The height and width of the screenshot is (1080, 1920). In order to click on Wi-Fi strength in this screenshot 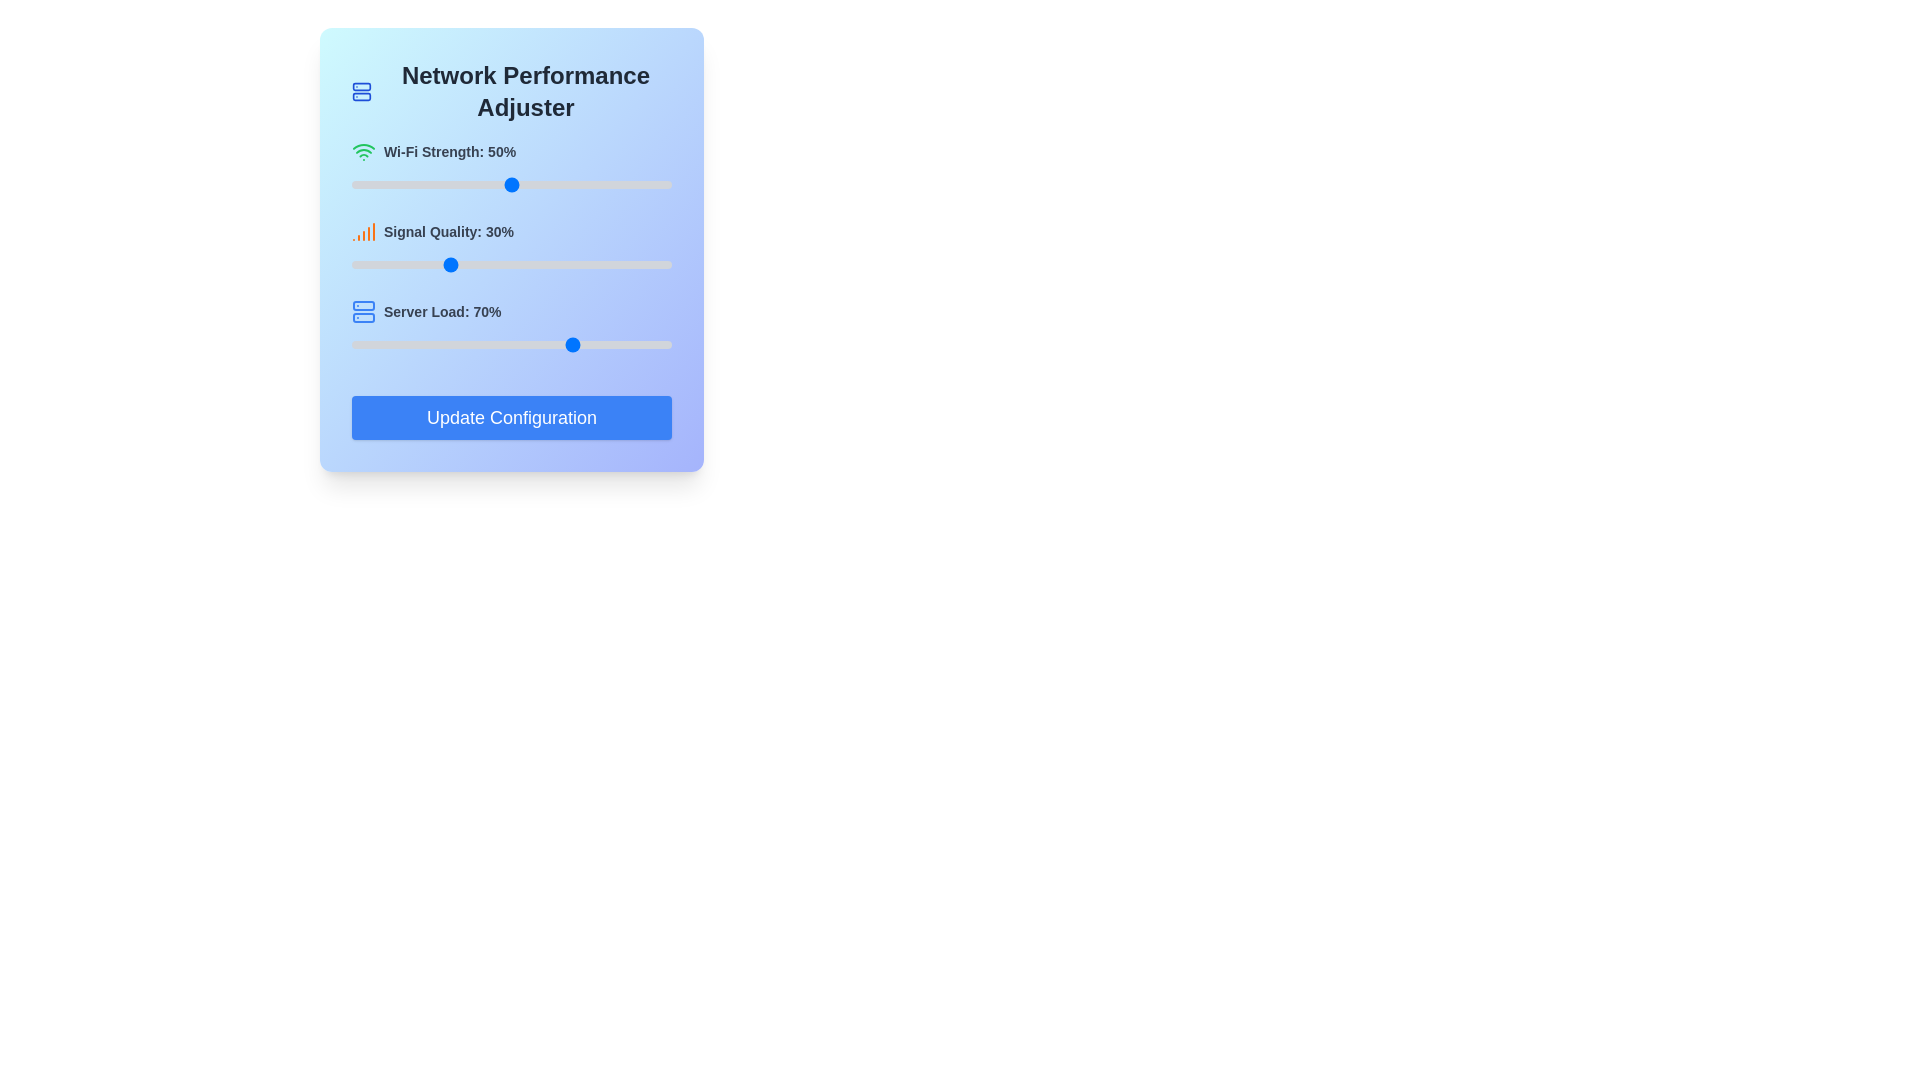, I will do `click(446, 185)`.